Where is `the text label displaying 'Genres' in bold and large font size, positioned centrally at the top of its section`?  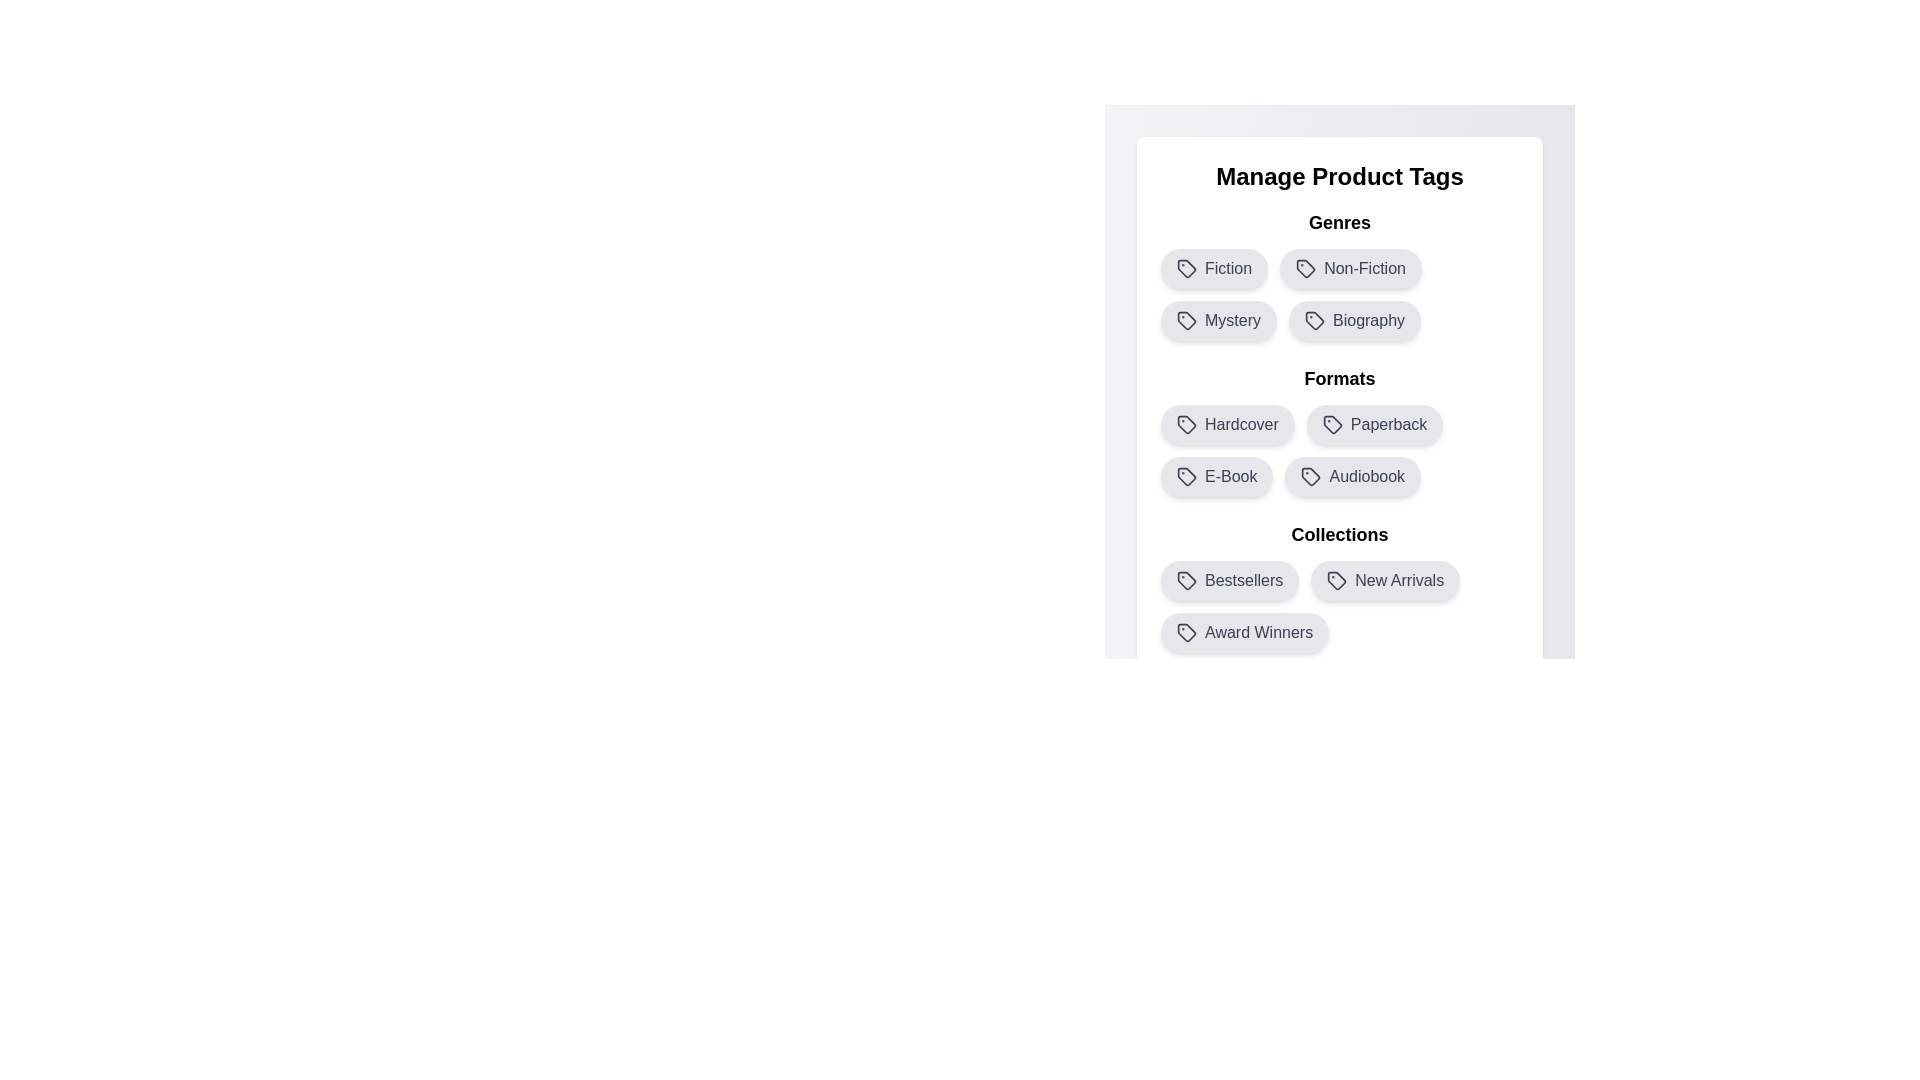 the text label displaying 'Genres' in bold and large font size, positioned centrally at the top of its section is located at coordinates (1339, 223).